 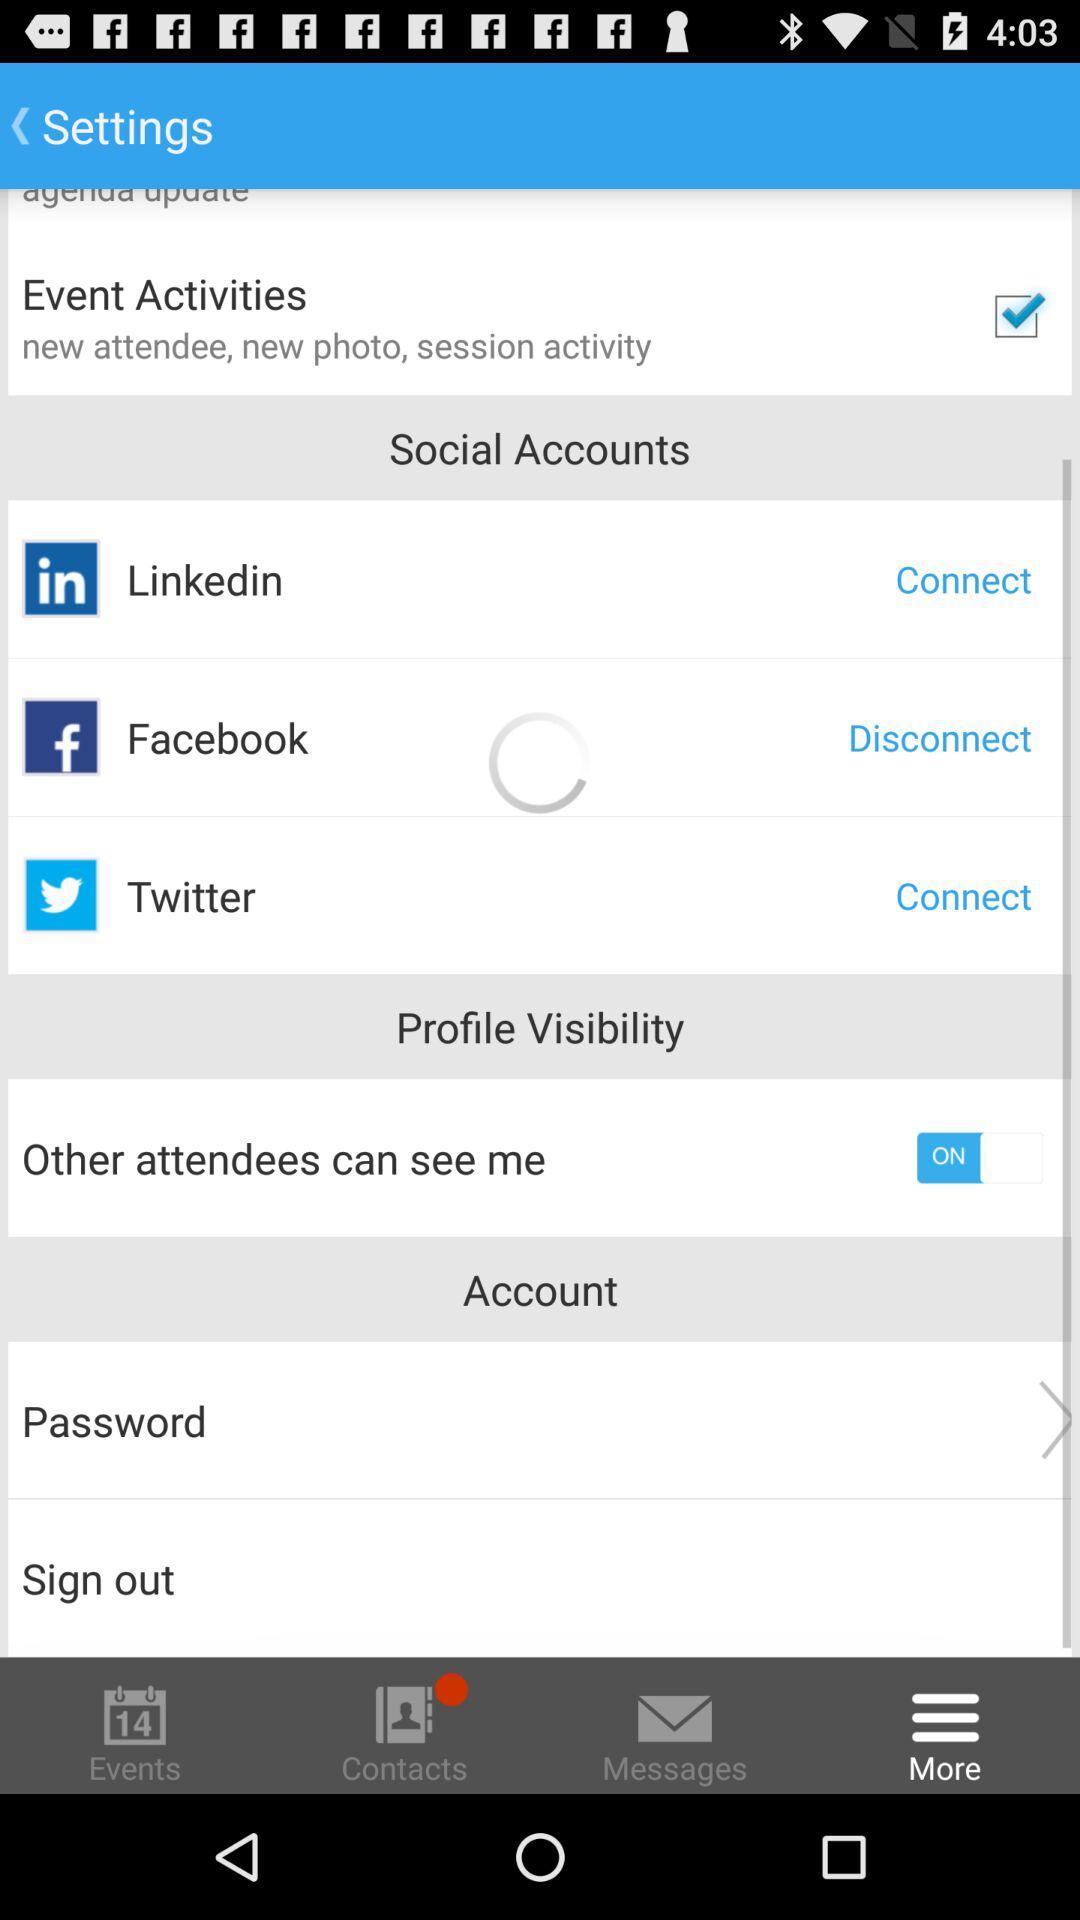 I want to click on the app above the account item, so click(x=978, y=1157).